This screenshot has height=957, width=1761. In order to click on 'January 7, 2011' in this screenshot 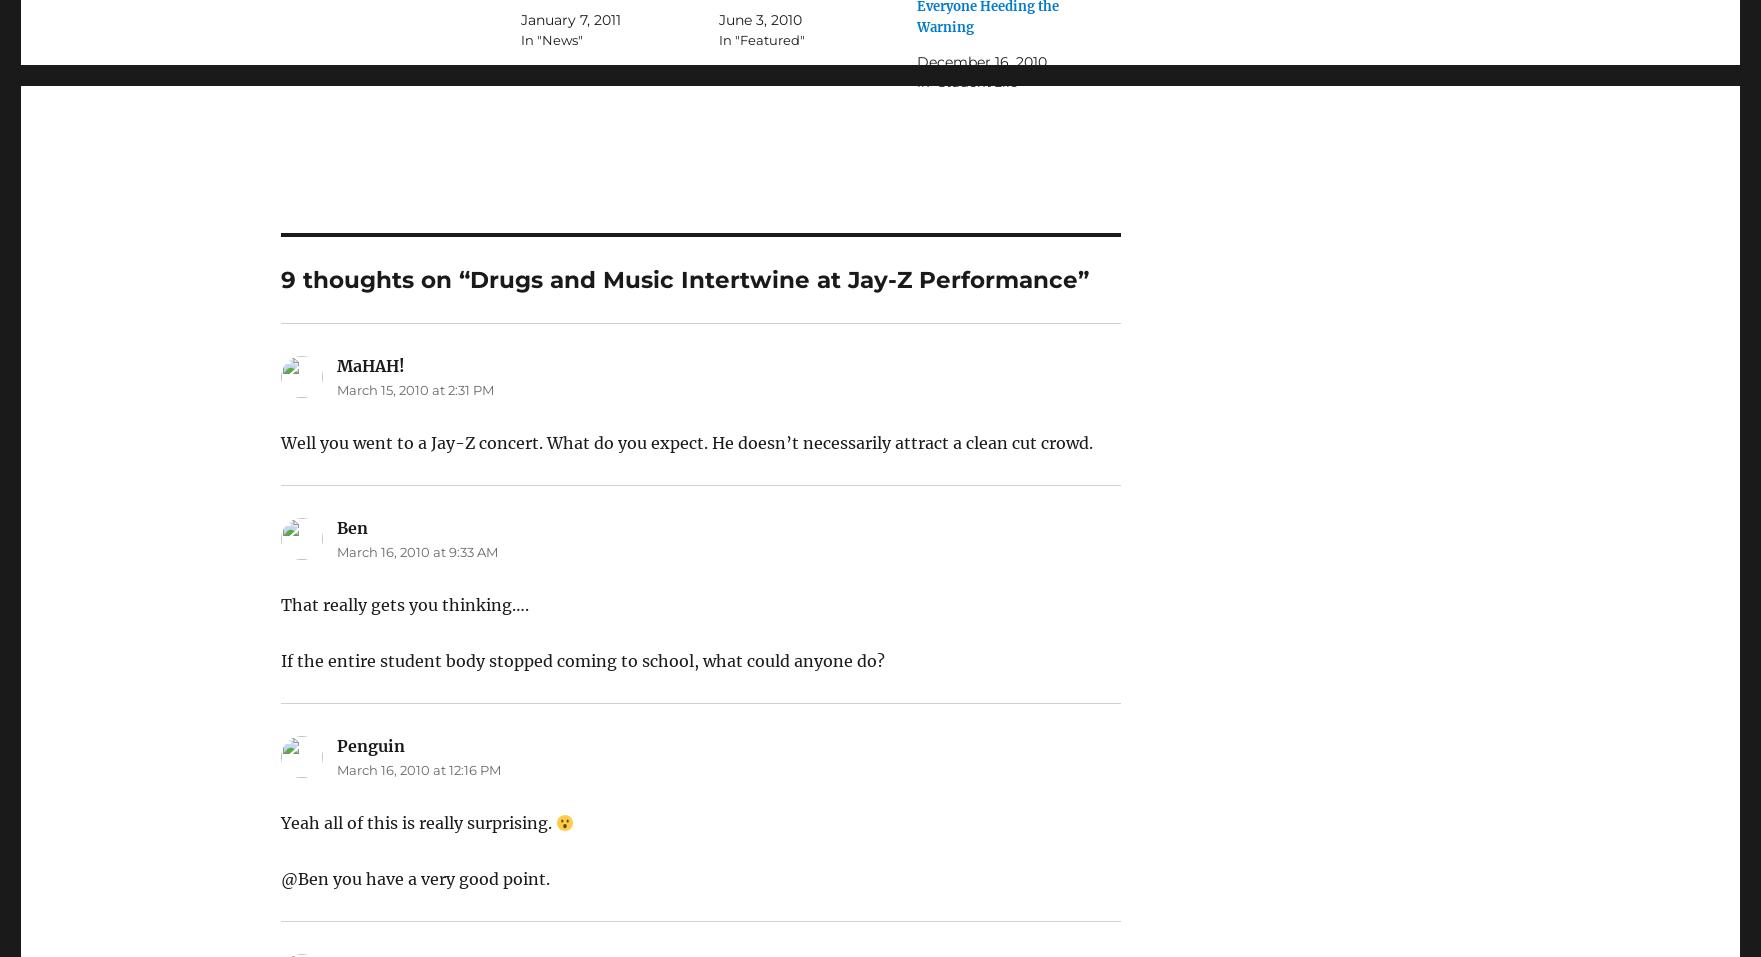, I will do `click(569, 19)`.